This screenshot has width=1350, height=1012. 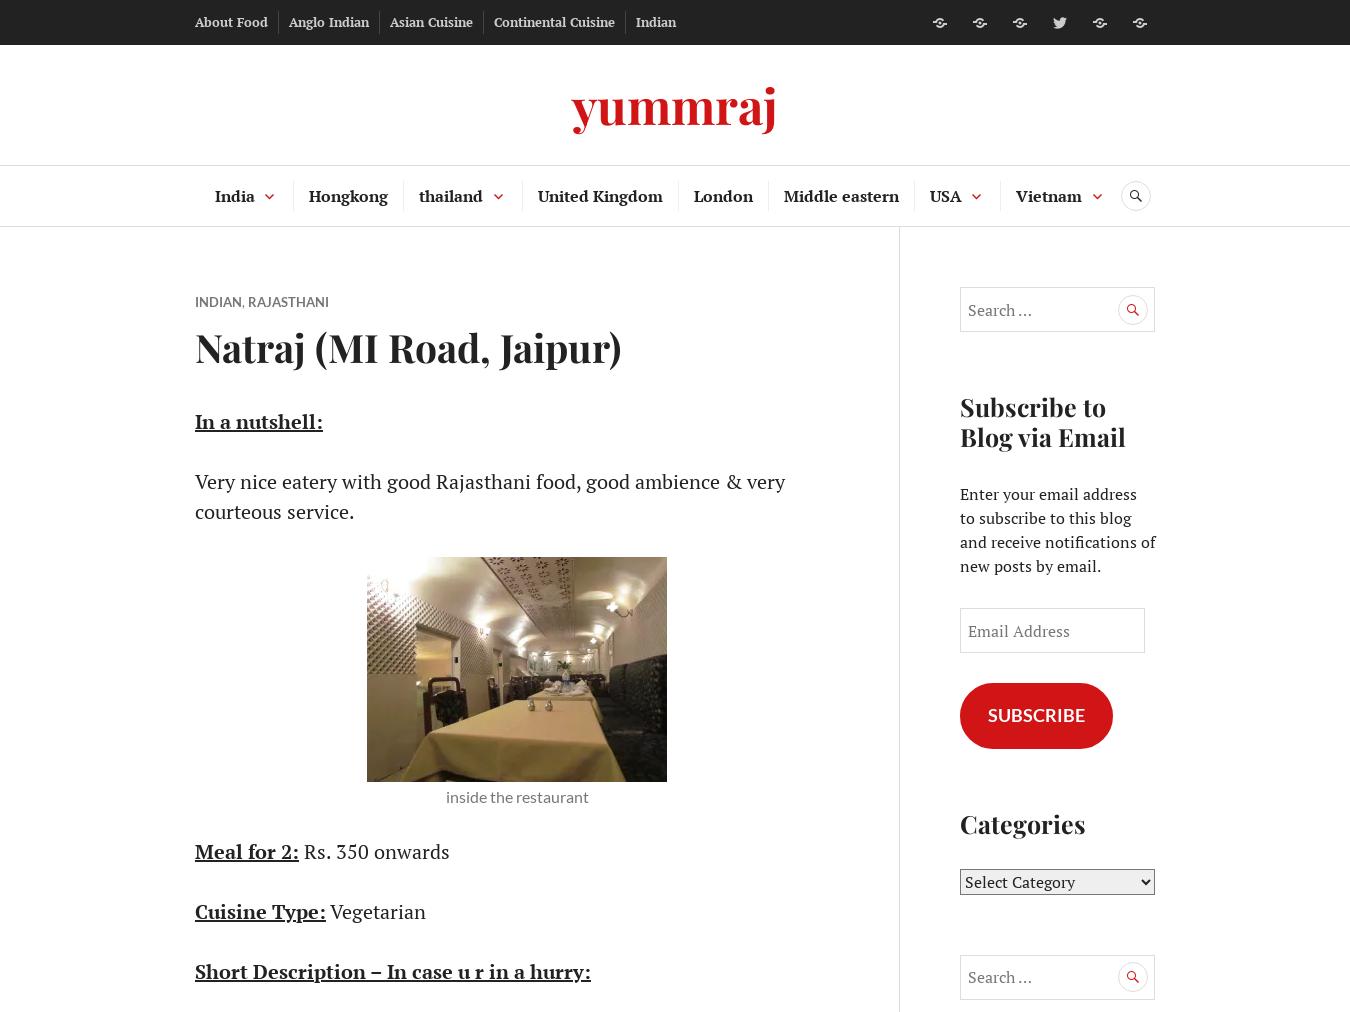 I want to click on 'Asian Cuisine', so click(x=431, y=20).